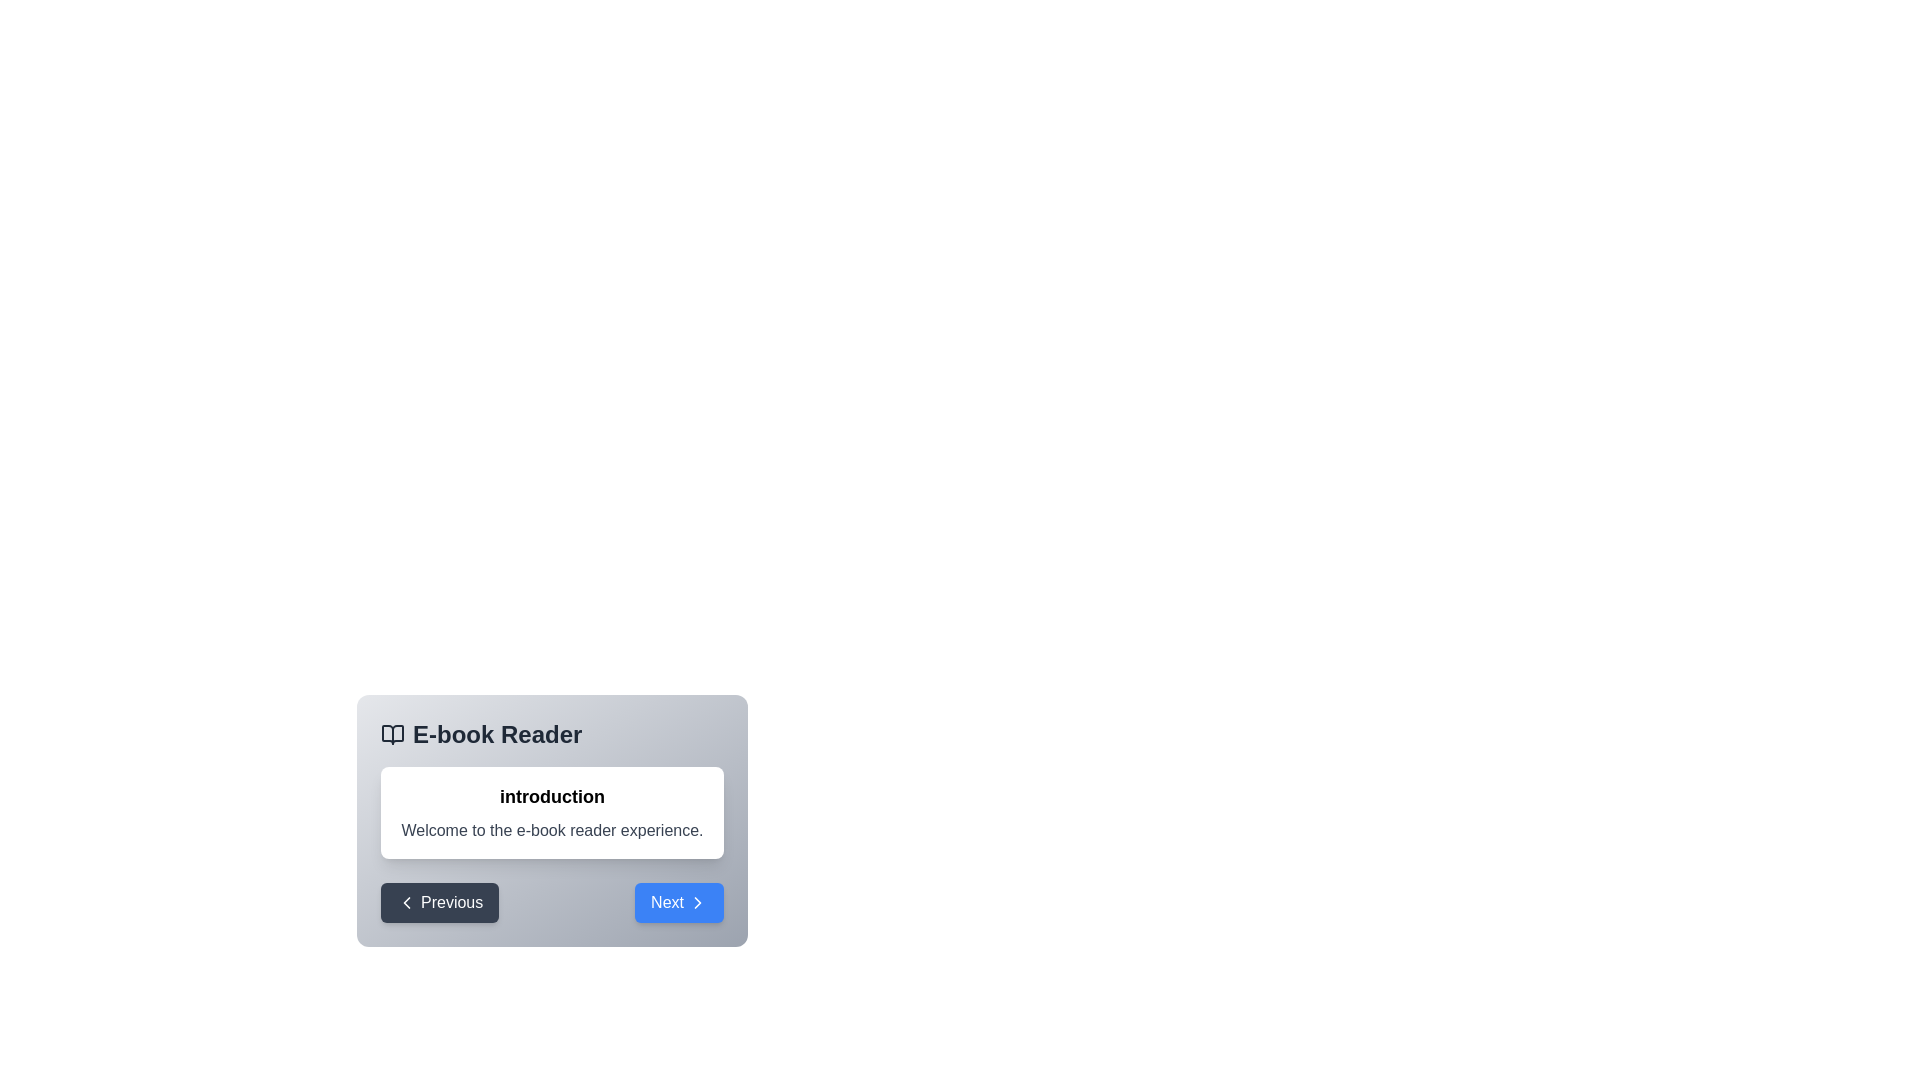 Image resolution: width=1920 pixels, height=1080 pixels. What do you see at coordinates (697, 902) in the screenshot?
I see `the SVG icon located to the right of the 'Next' text label within the 'Next' button in the bottom-right corner of the E-book Reader card interface` at bounding box center [697, 902].